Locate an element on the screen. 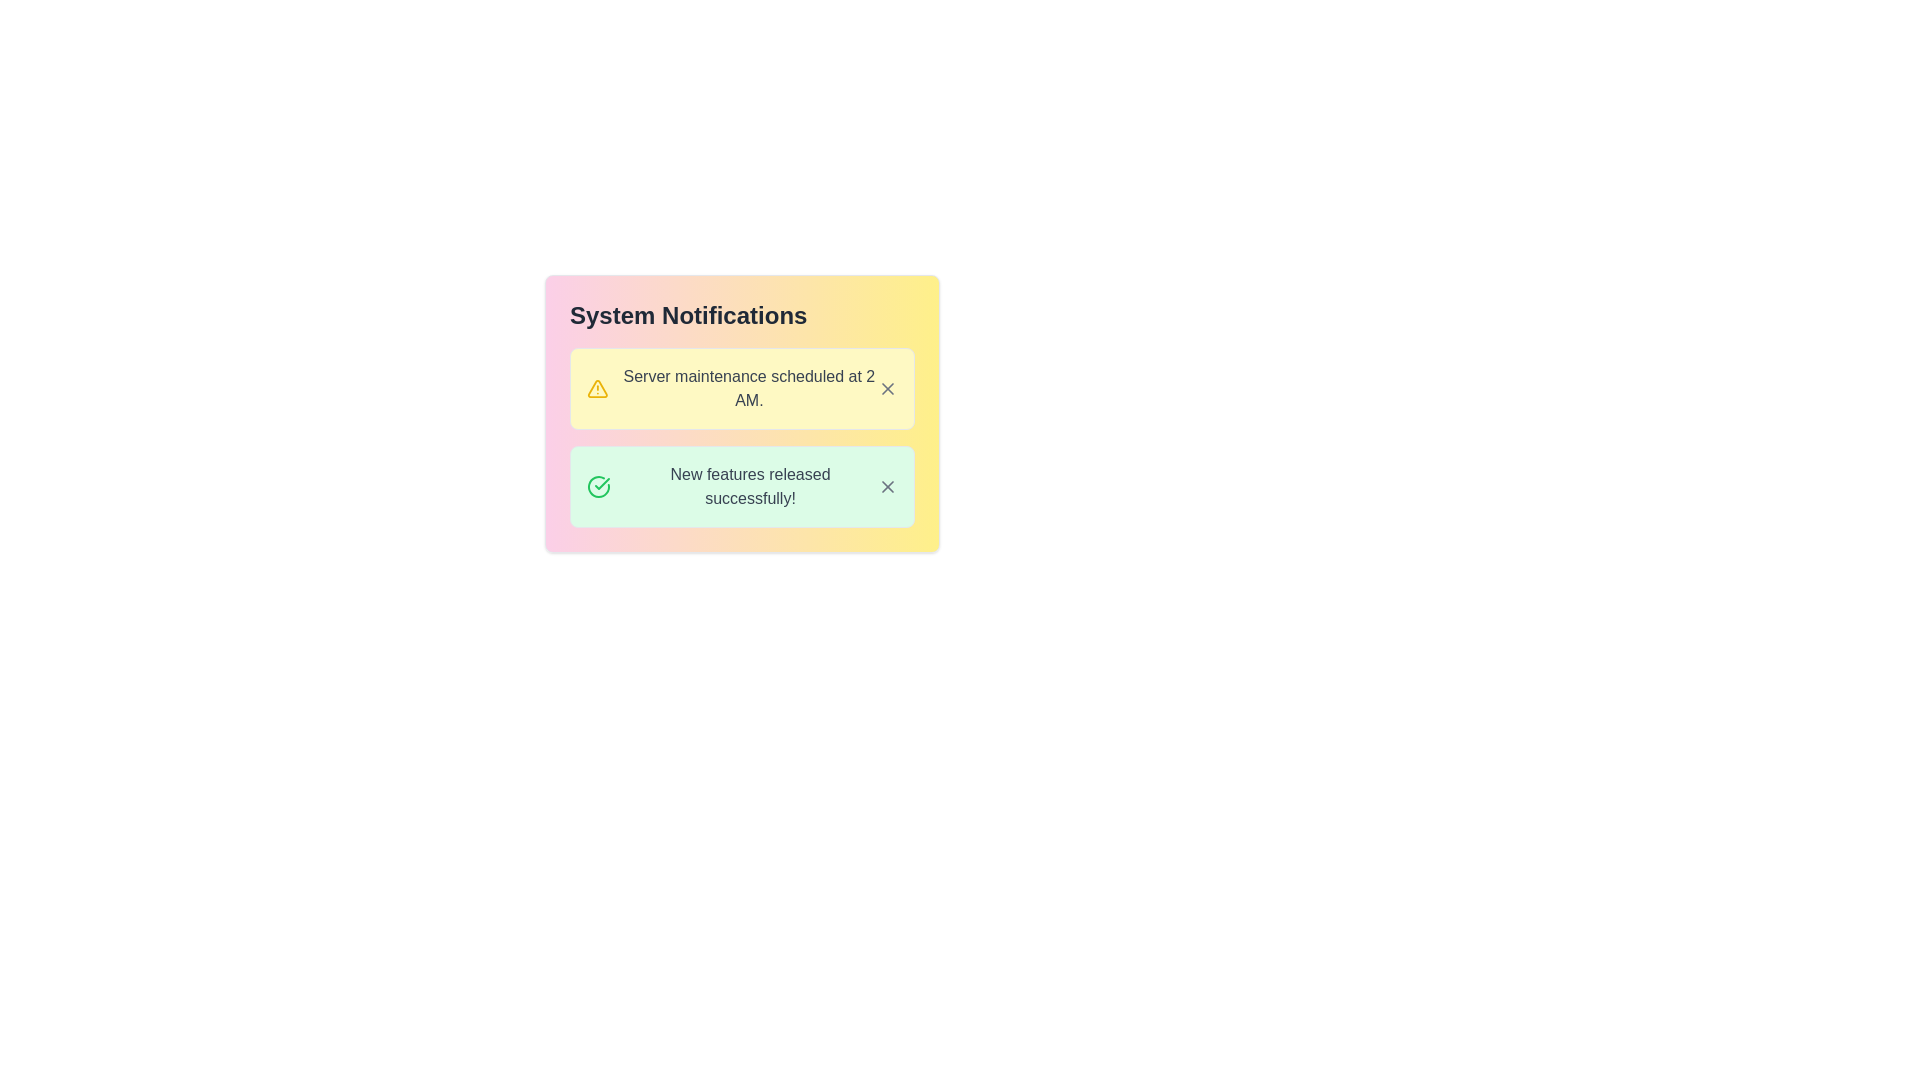 This screenshot has height=1080, width=1920. the triangular icon with a yellow border and interior, which features an exclamation mark in its center, located on the left side of the notification banner displaying 'Server maintenance scheduled at 2 AM.' is located at coordinates (596, 389).